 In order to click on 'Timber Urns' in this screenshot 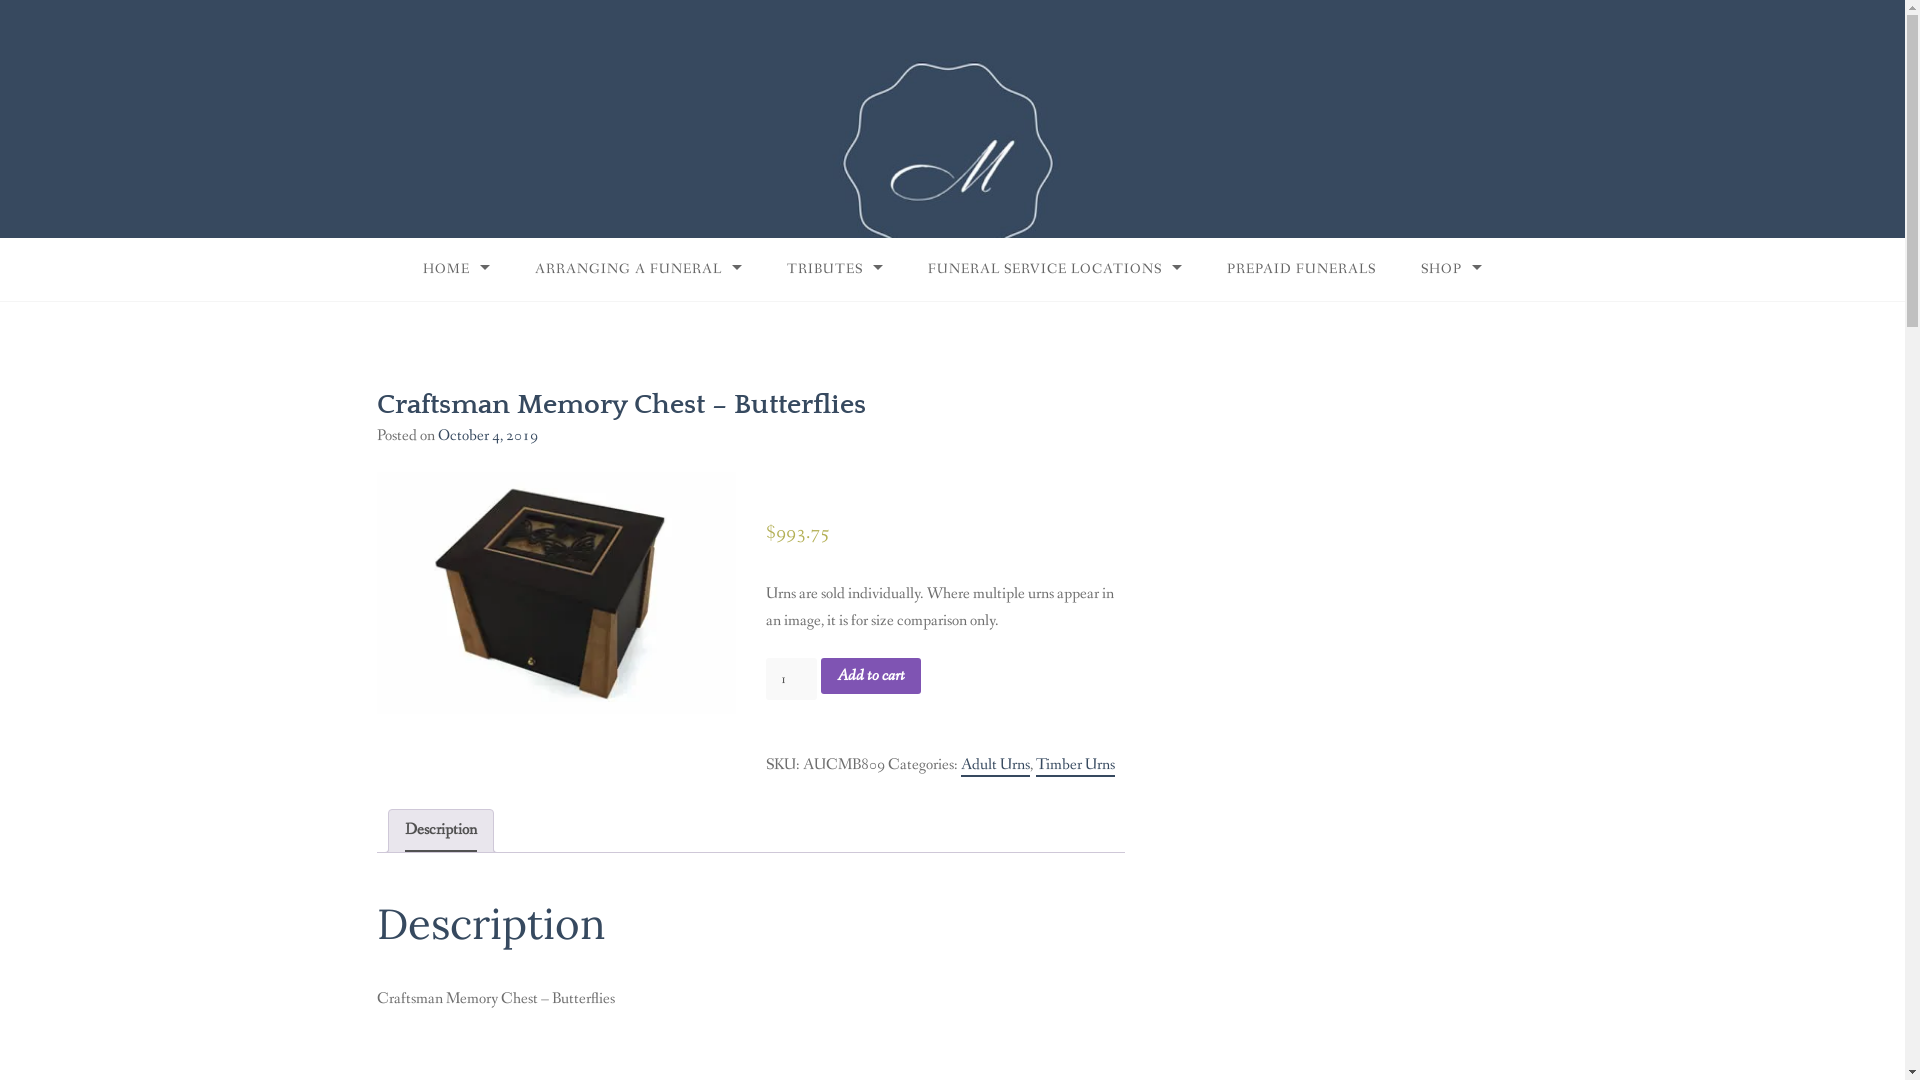, I will do `click(1074, 765)`.